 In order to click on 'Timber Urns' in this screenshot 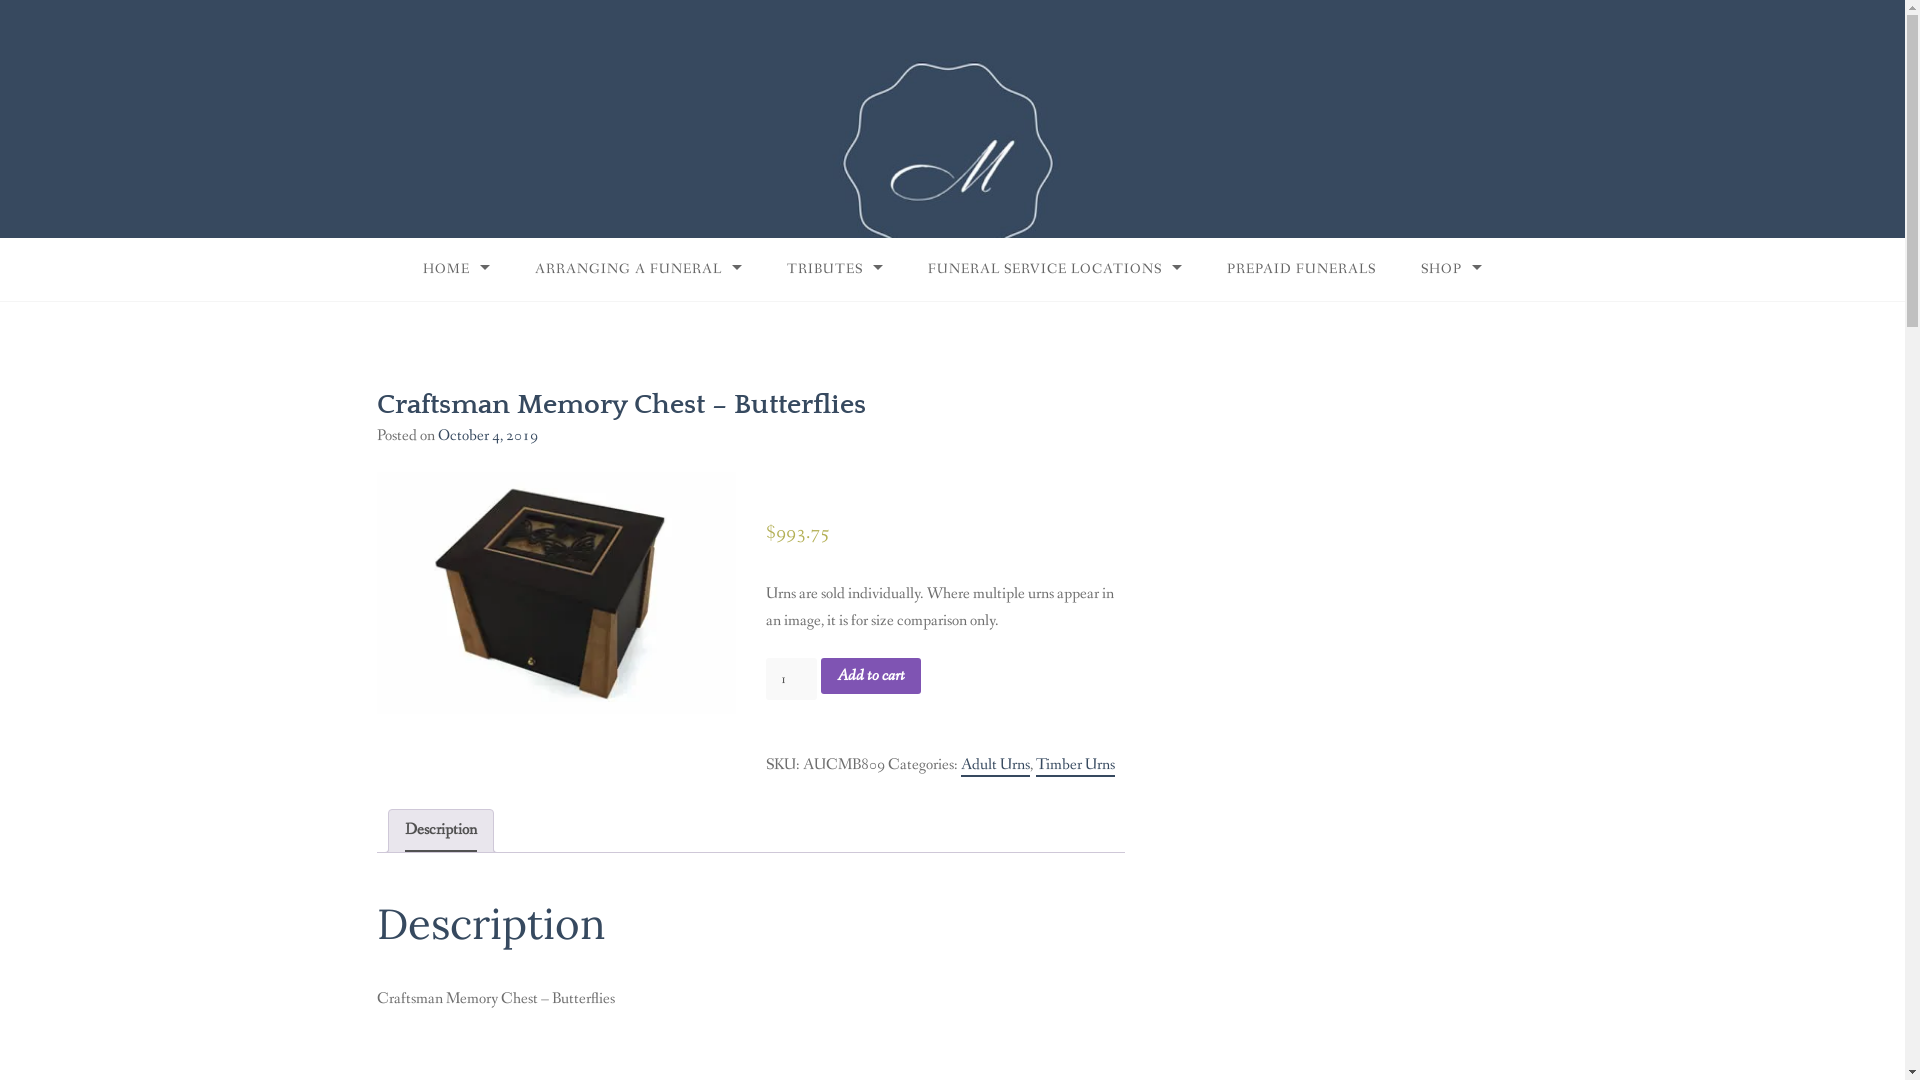, I will do `click(1074, 765)`.